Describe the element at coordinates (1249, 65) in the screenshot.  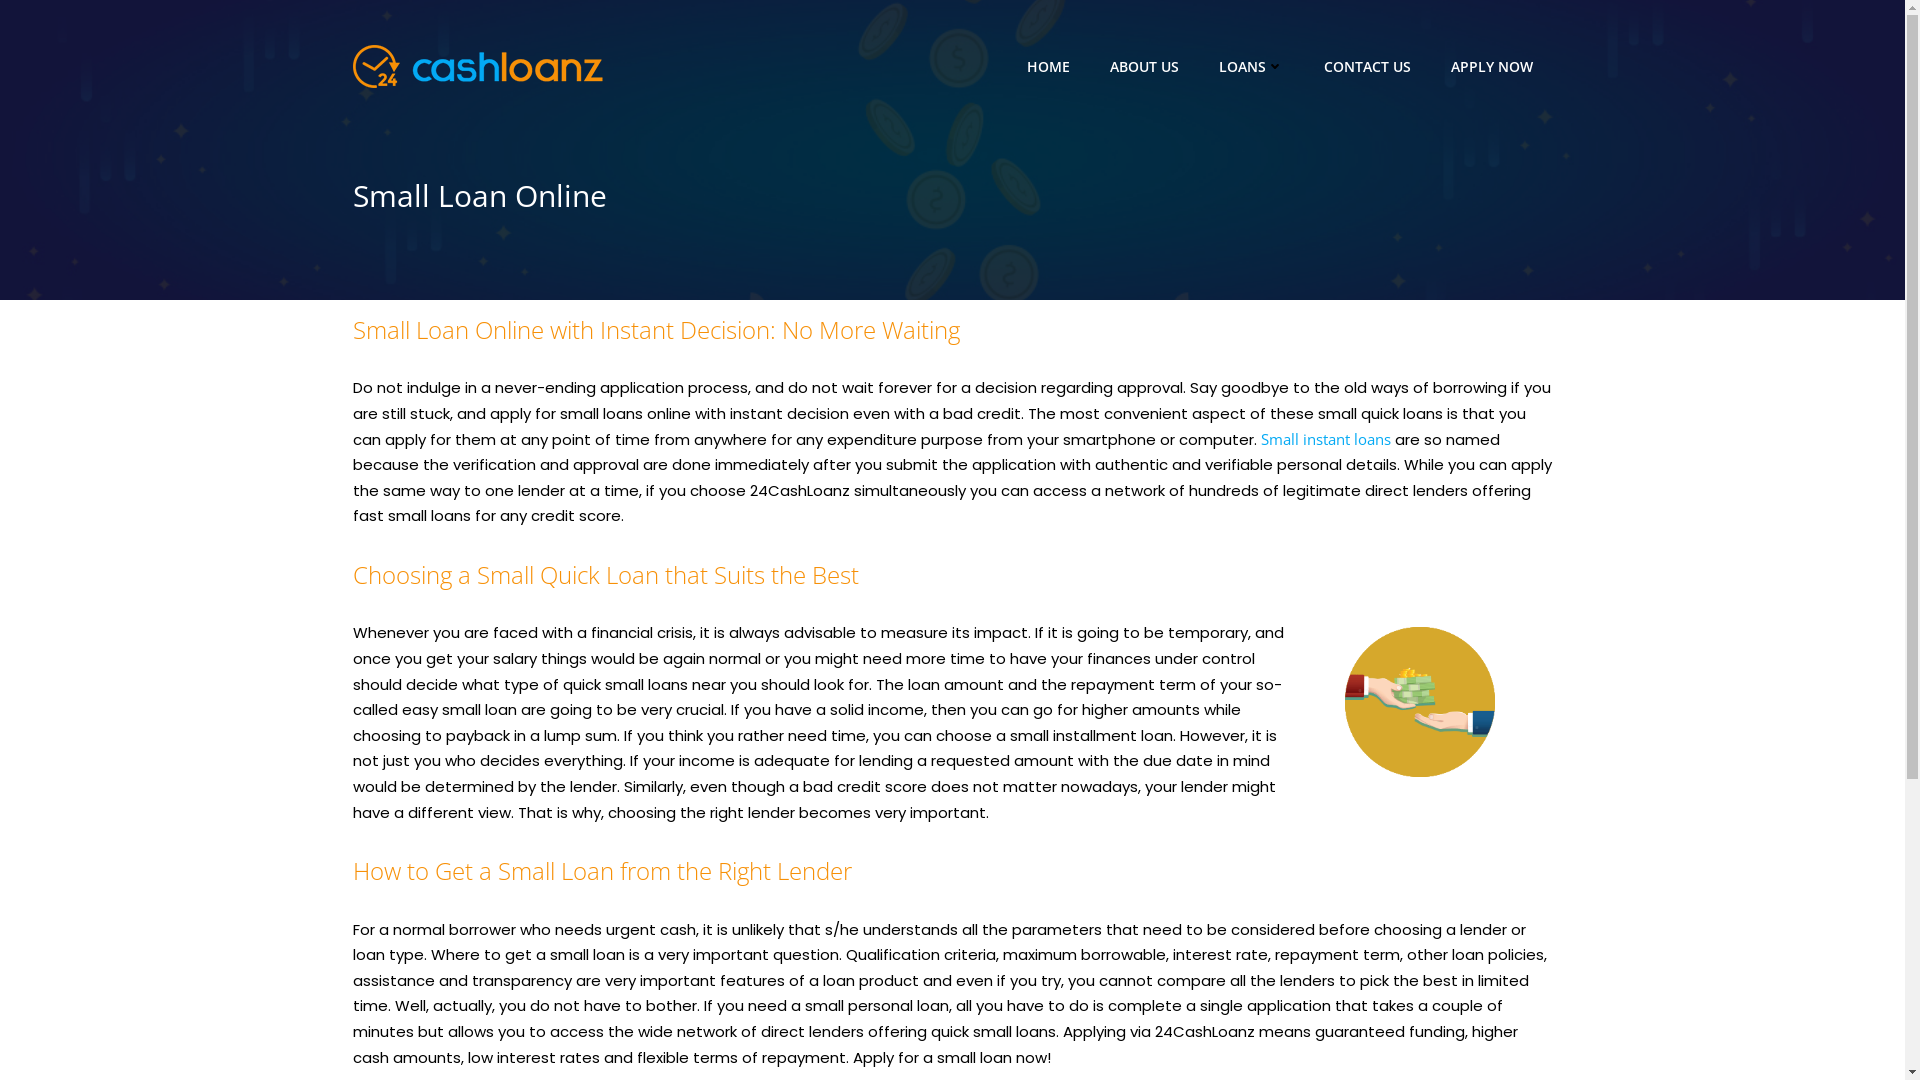
I see `'LOANS'` at that location.